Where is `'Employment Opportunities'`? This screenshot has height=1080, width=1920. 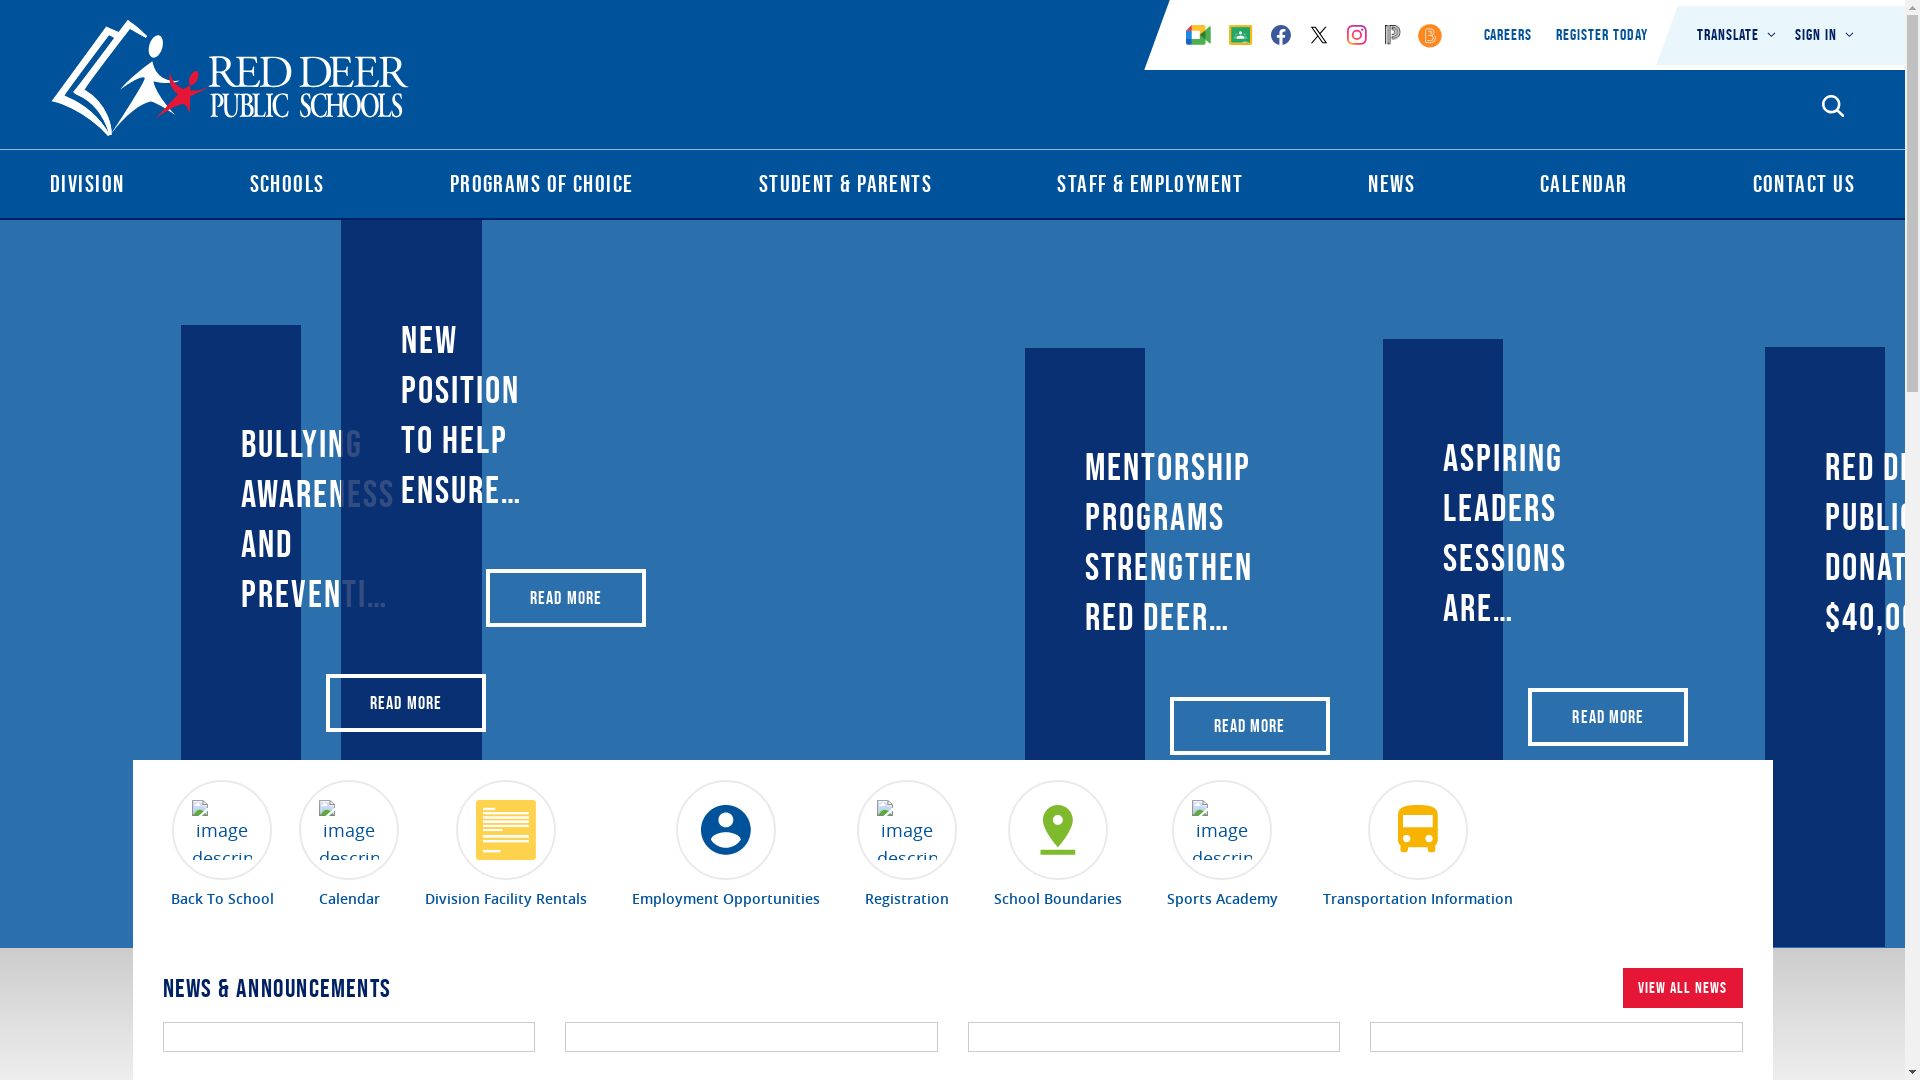
'Employment Opportunities' is located at coordinates (724, 844).